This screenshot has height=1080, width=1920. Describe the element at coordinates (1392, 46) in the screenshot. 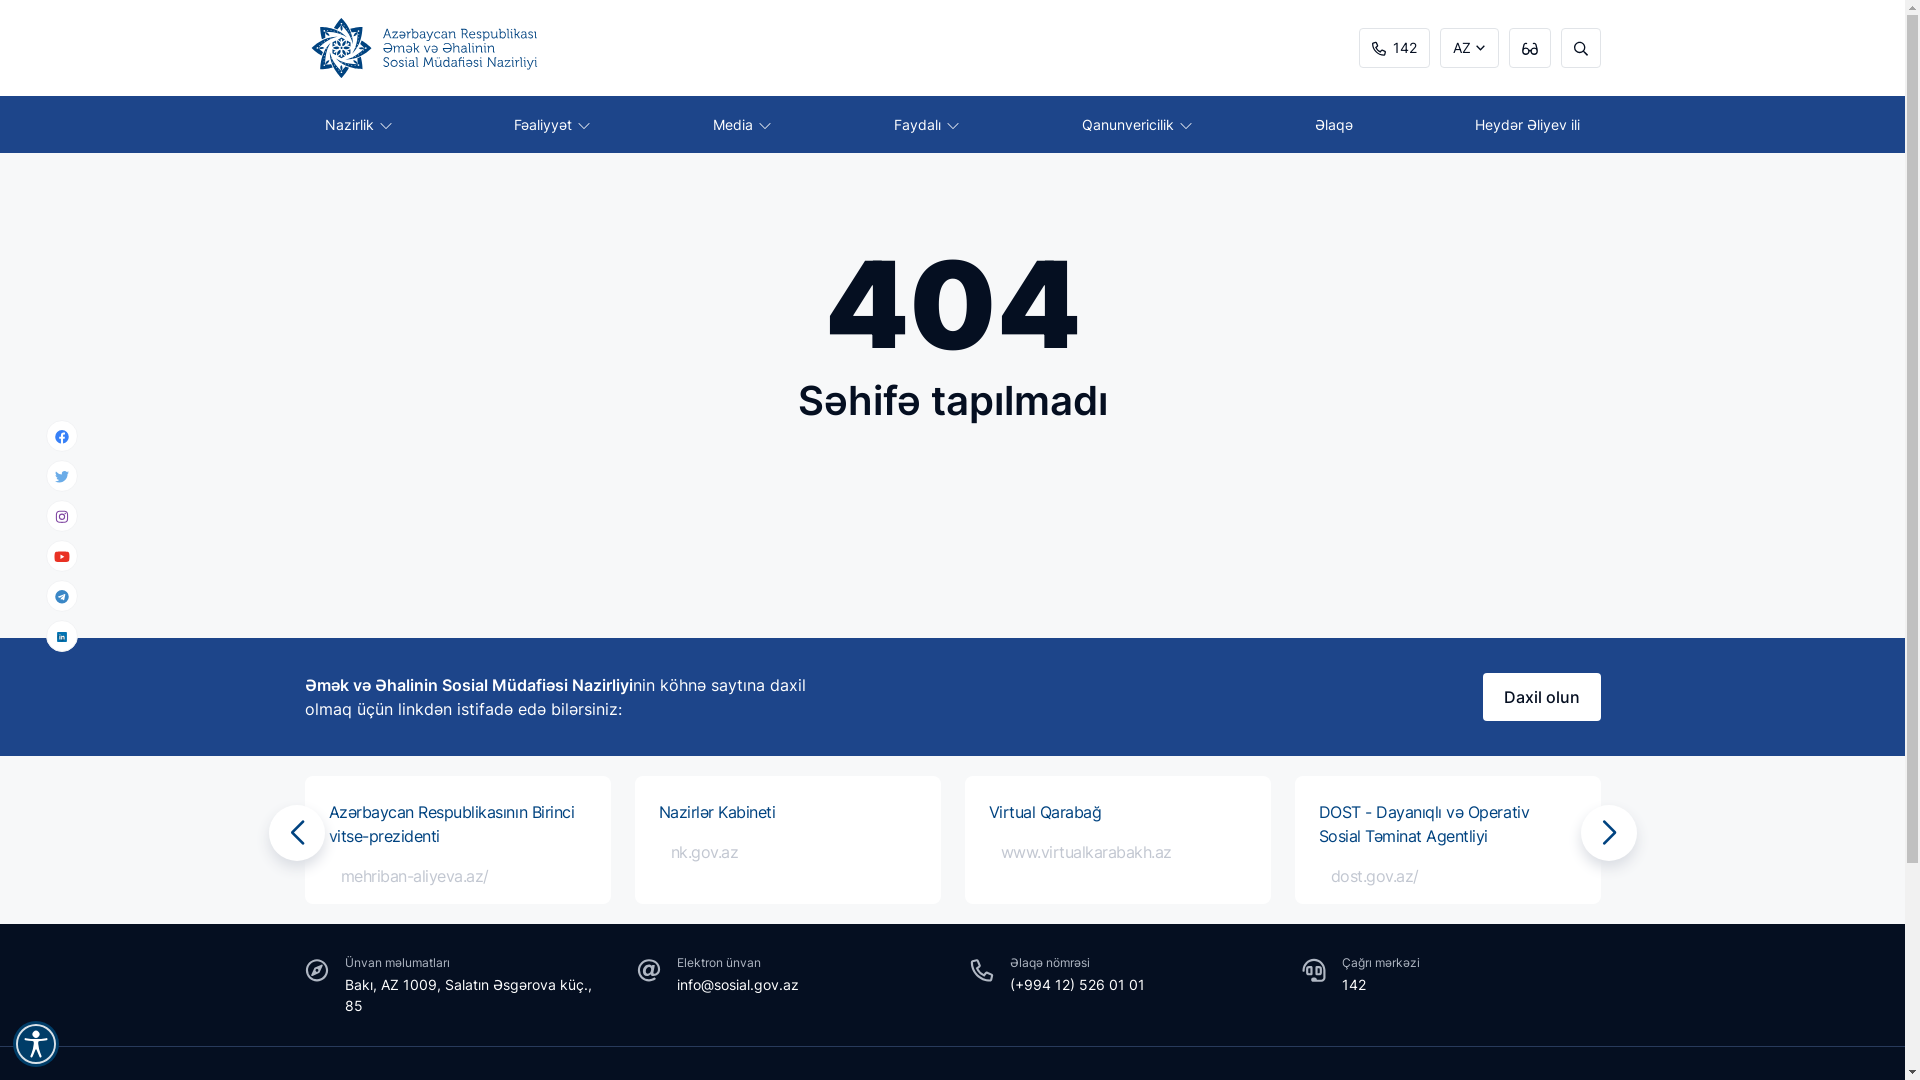

I see `'142'` at that location.